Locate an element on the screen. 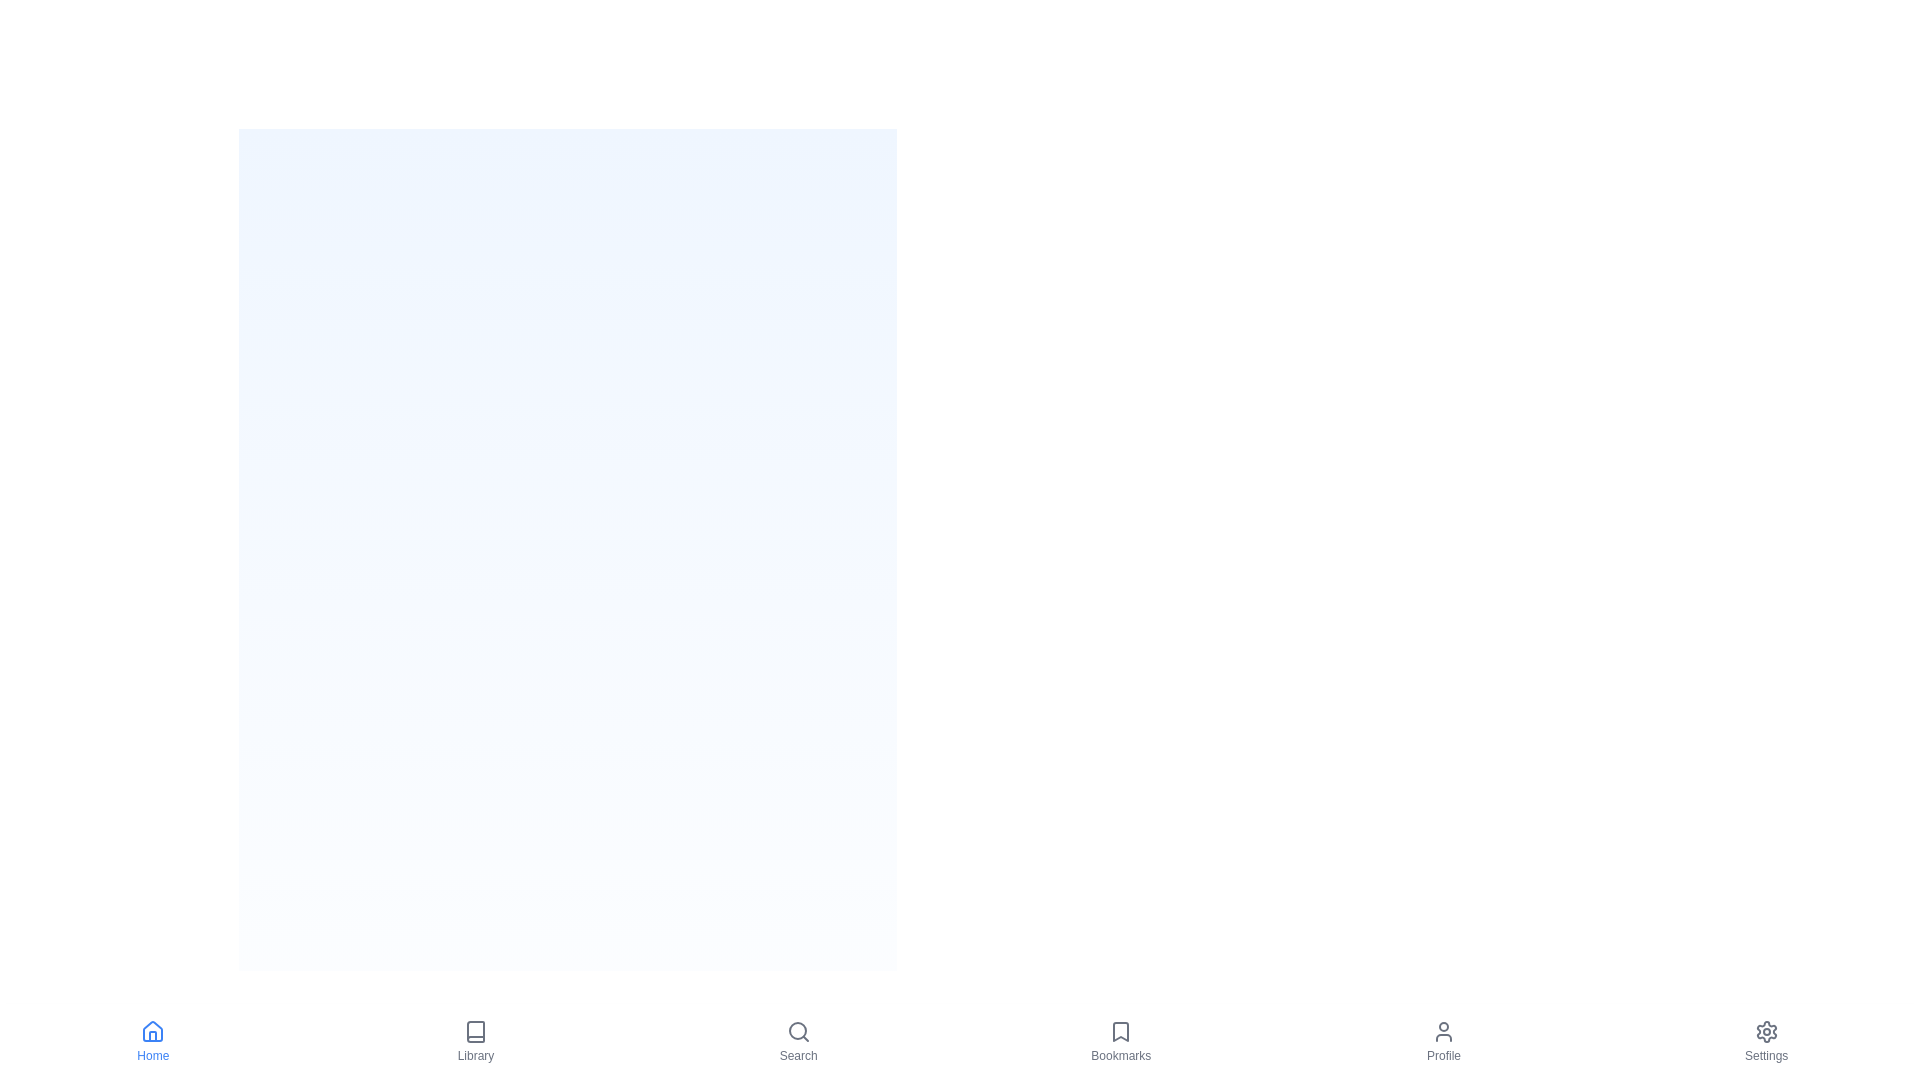  the Settings tab by clicking its icon is located at coordinates (1766, 1040).